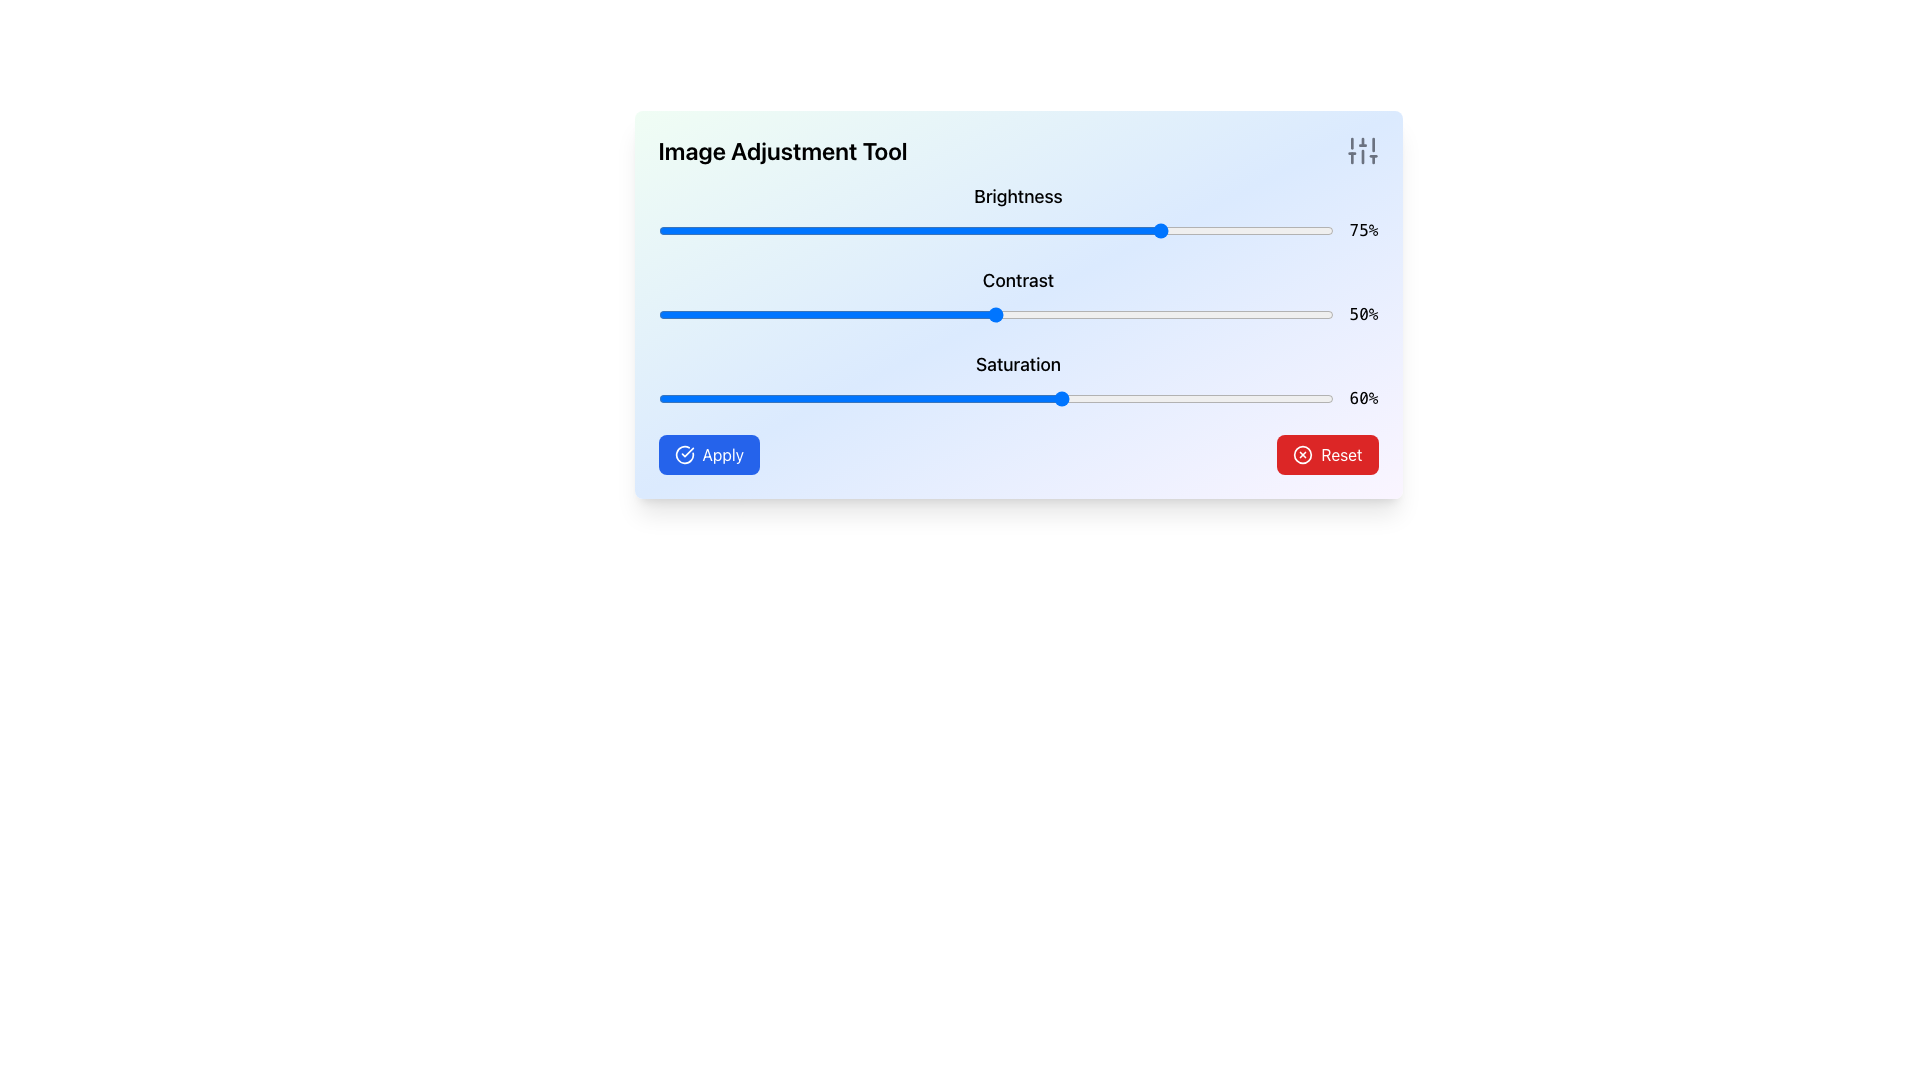  I want to click on the slider value, so click(834, 398).